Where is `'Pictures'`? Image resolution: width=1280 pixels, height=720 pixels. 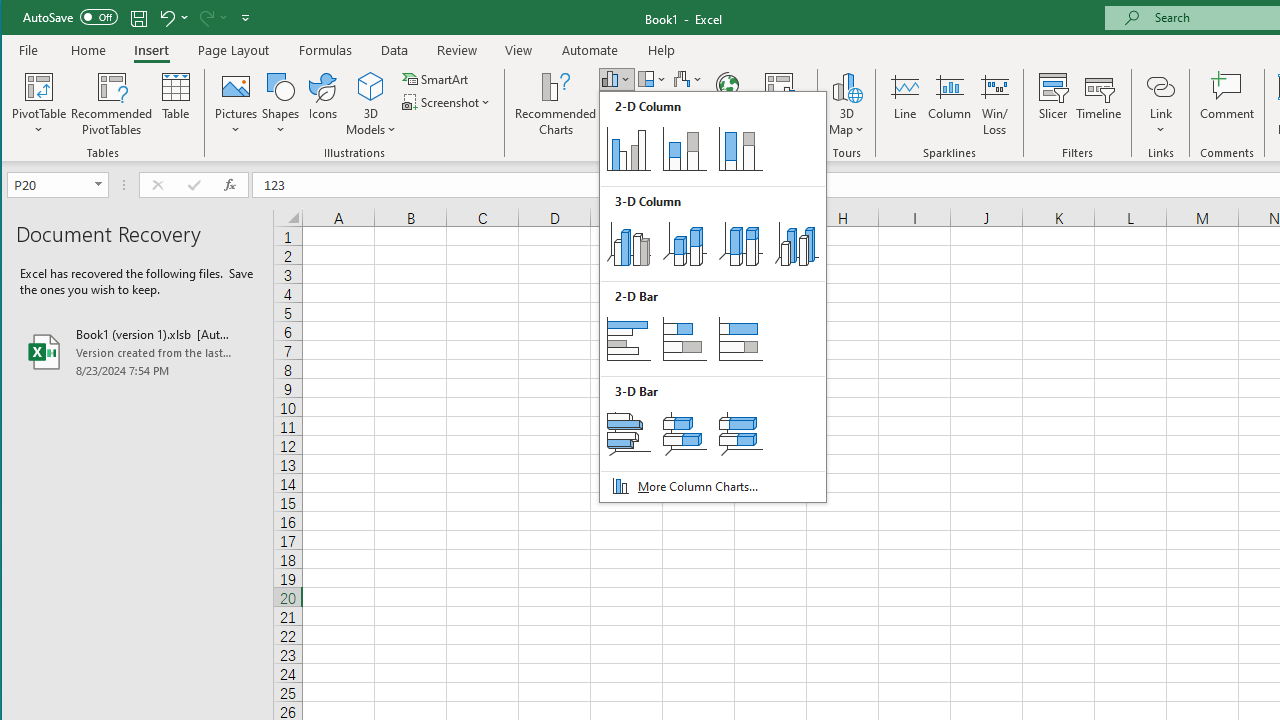 'Pictures' is located at coordinates (236, 104).